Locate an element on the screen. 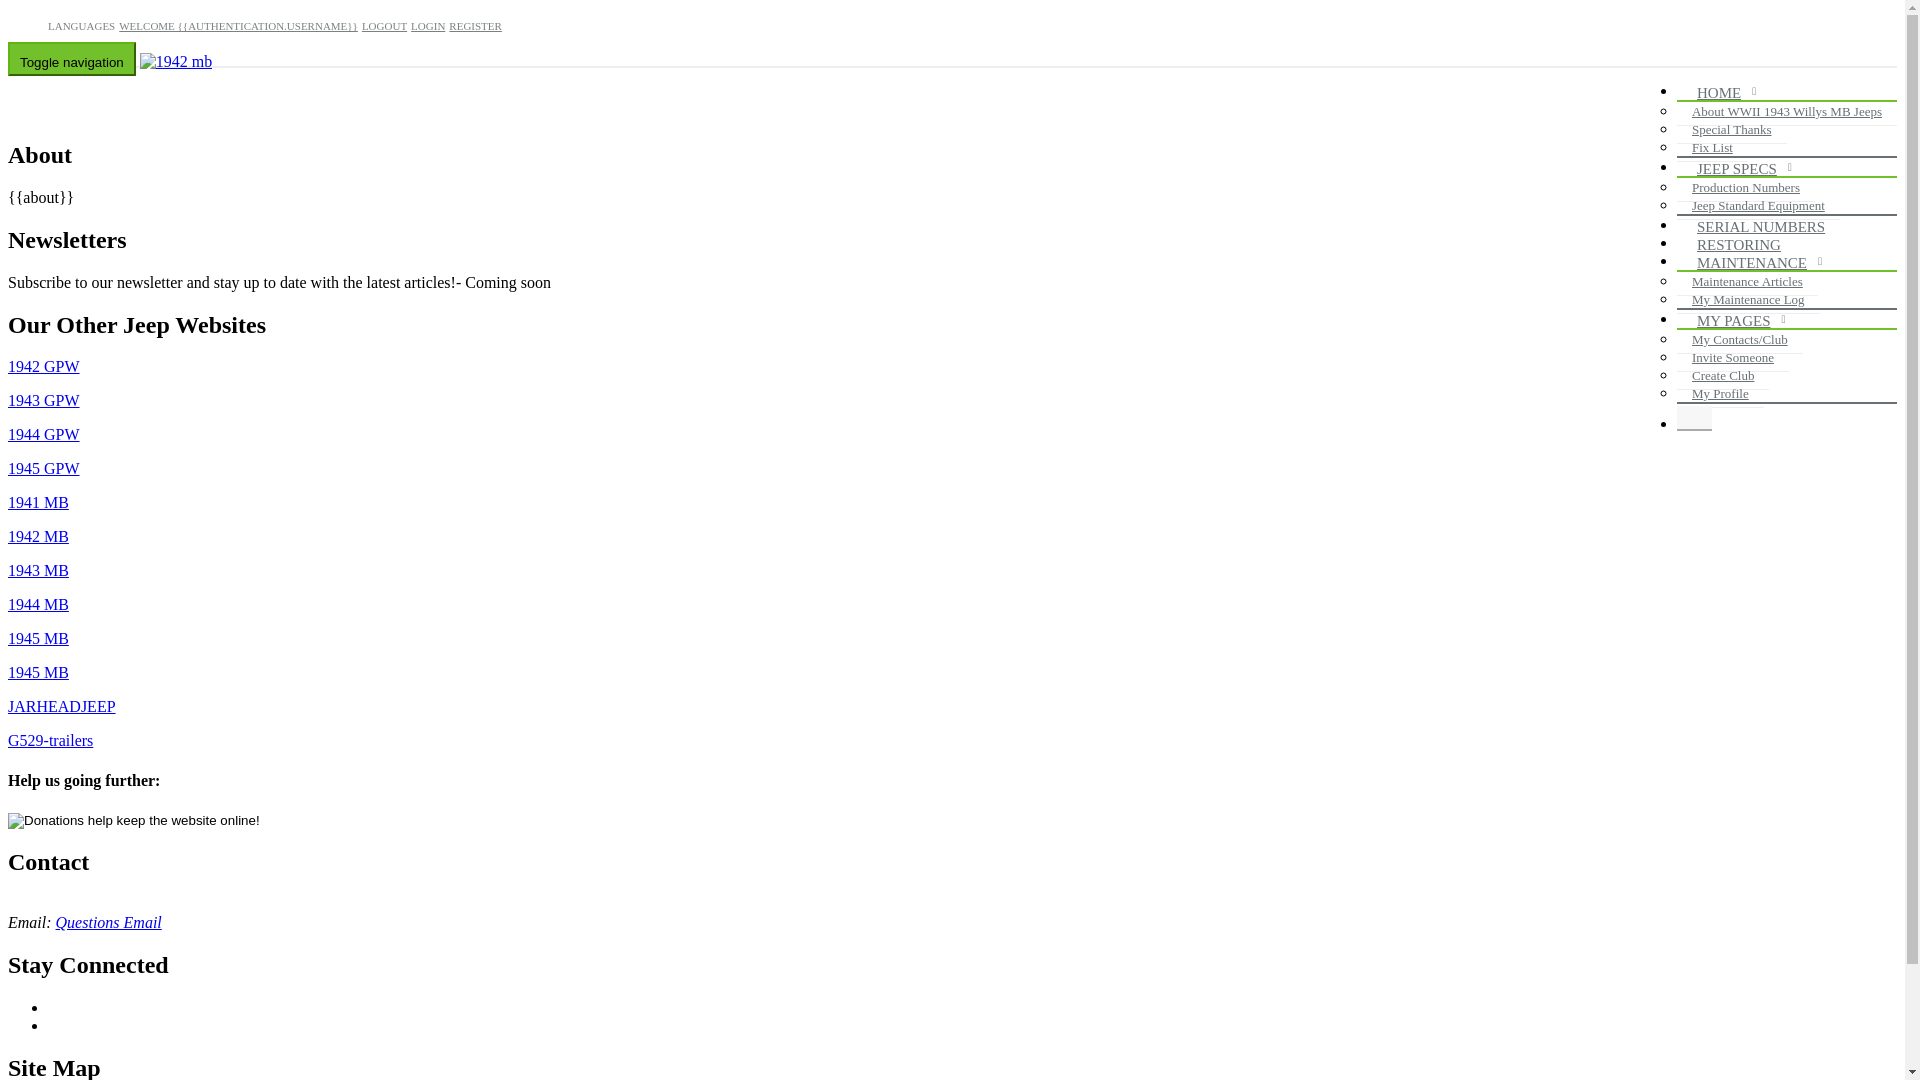 The width and height of the screenshot is (1920, 1080). 'LOGIN' is located at coordinates (426, 26).